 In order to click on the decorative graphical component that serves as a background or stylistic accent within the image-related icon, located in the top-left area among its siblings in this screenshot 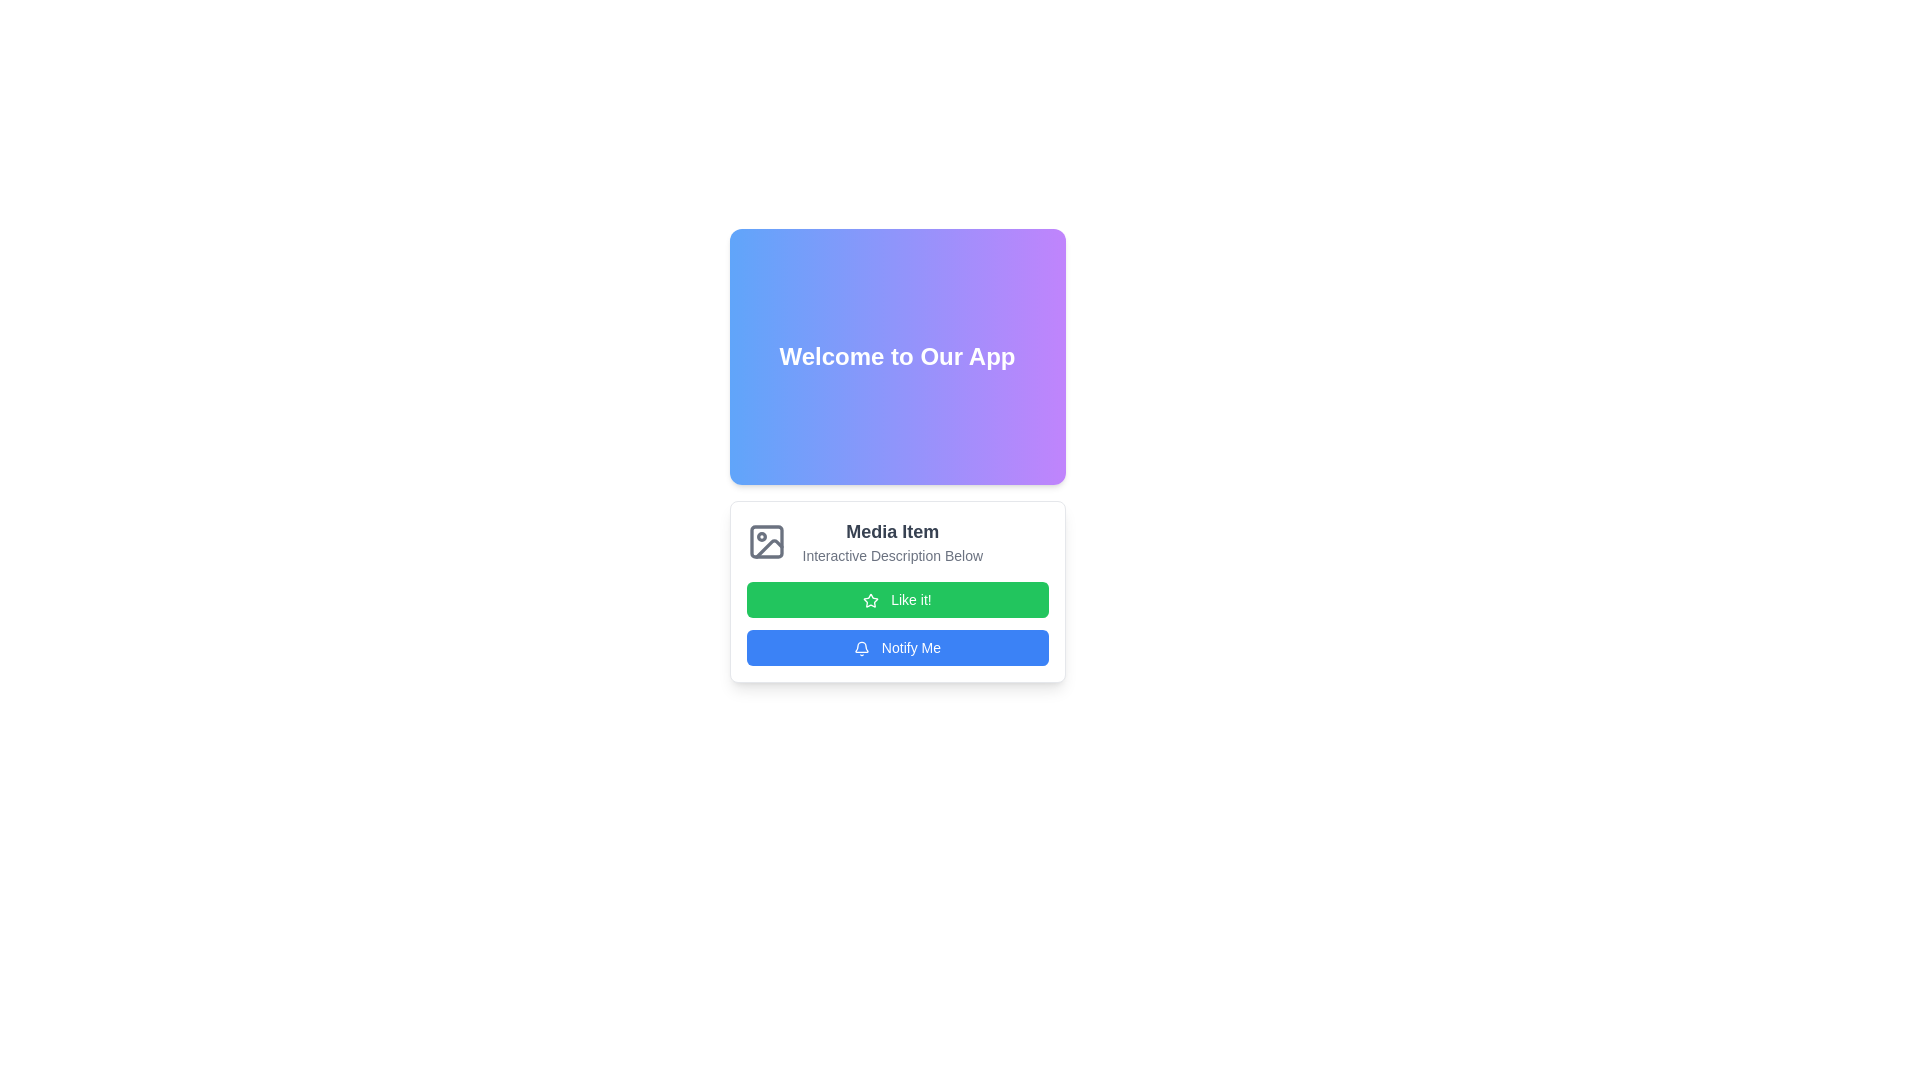, I will do `click(765, 542)`.